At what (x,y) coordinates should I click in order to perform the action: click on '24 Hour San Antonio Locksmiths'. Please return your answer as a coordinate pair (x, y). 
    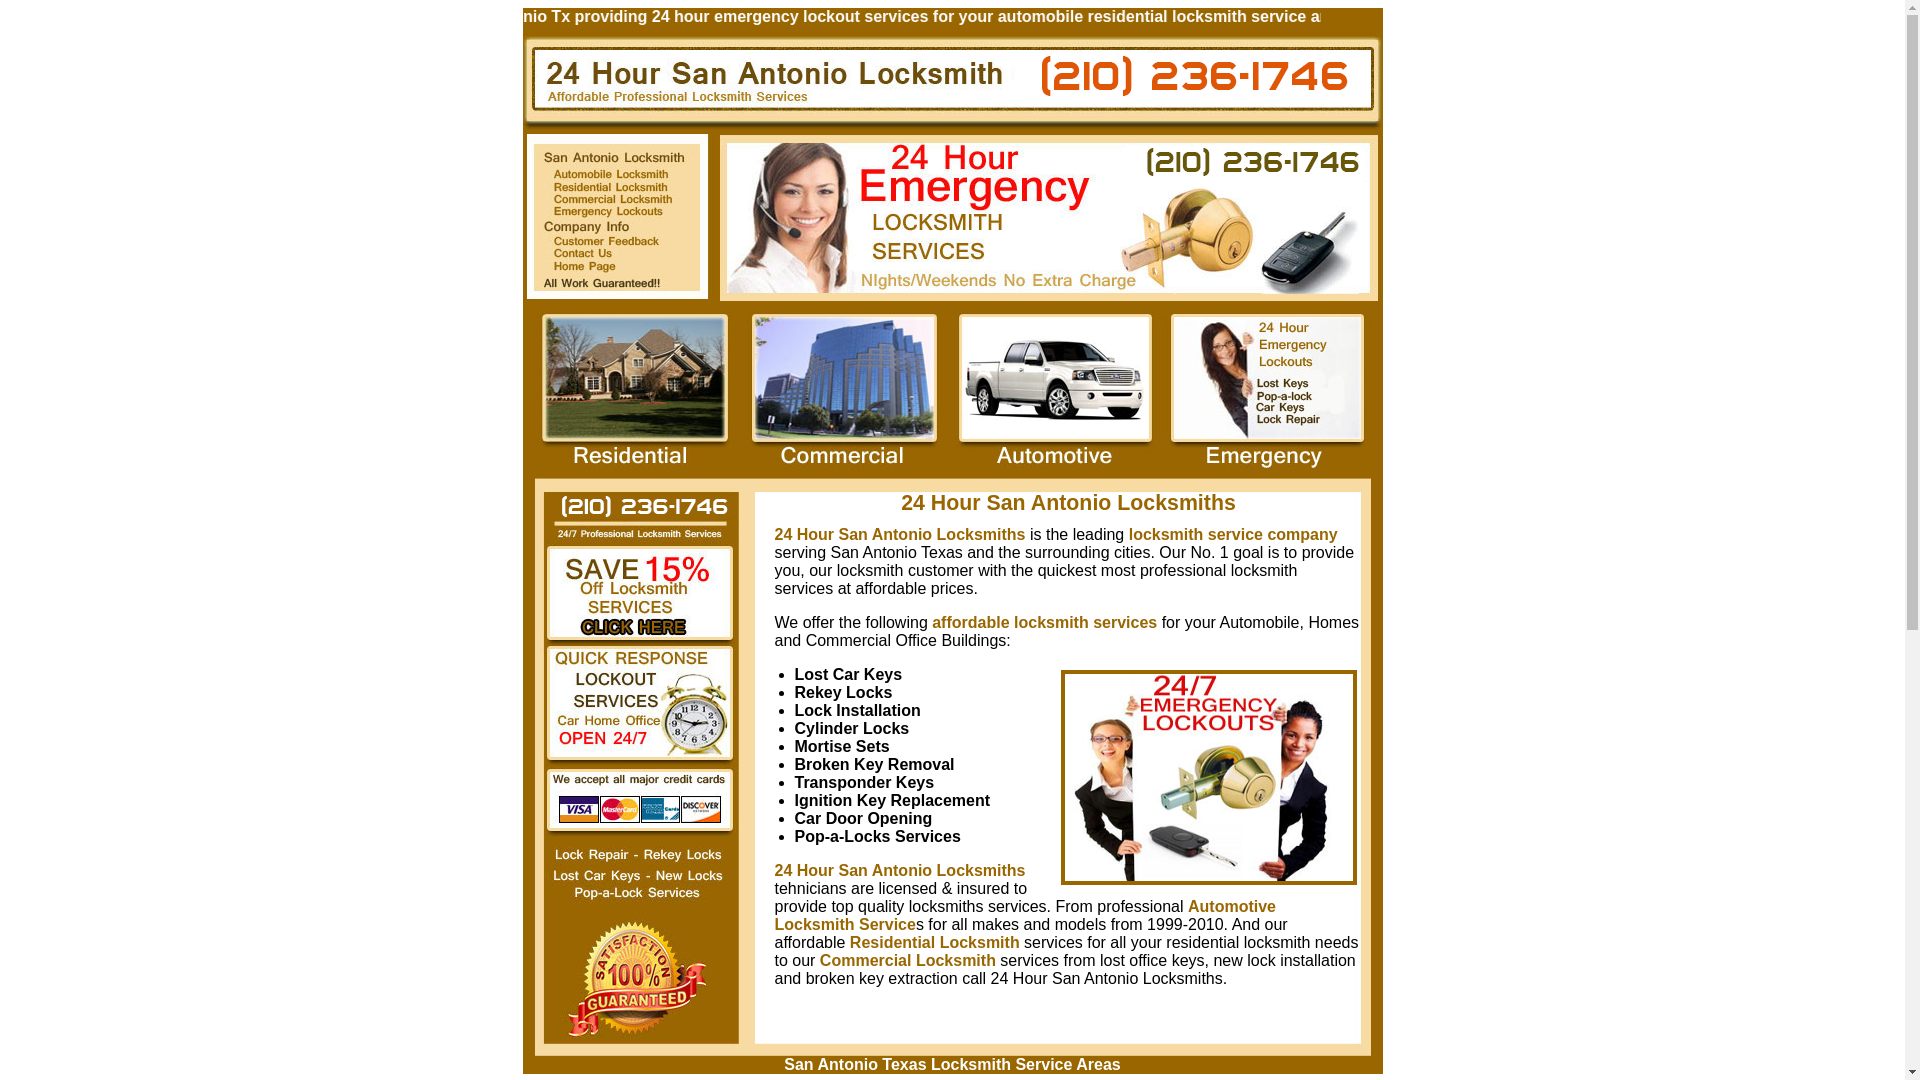
    Looking at the image, I should click on (898, 869).